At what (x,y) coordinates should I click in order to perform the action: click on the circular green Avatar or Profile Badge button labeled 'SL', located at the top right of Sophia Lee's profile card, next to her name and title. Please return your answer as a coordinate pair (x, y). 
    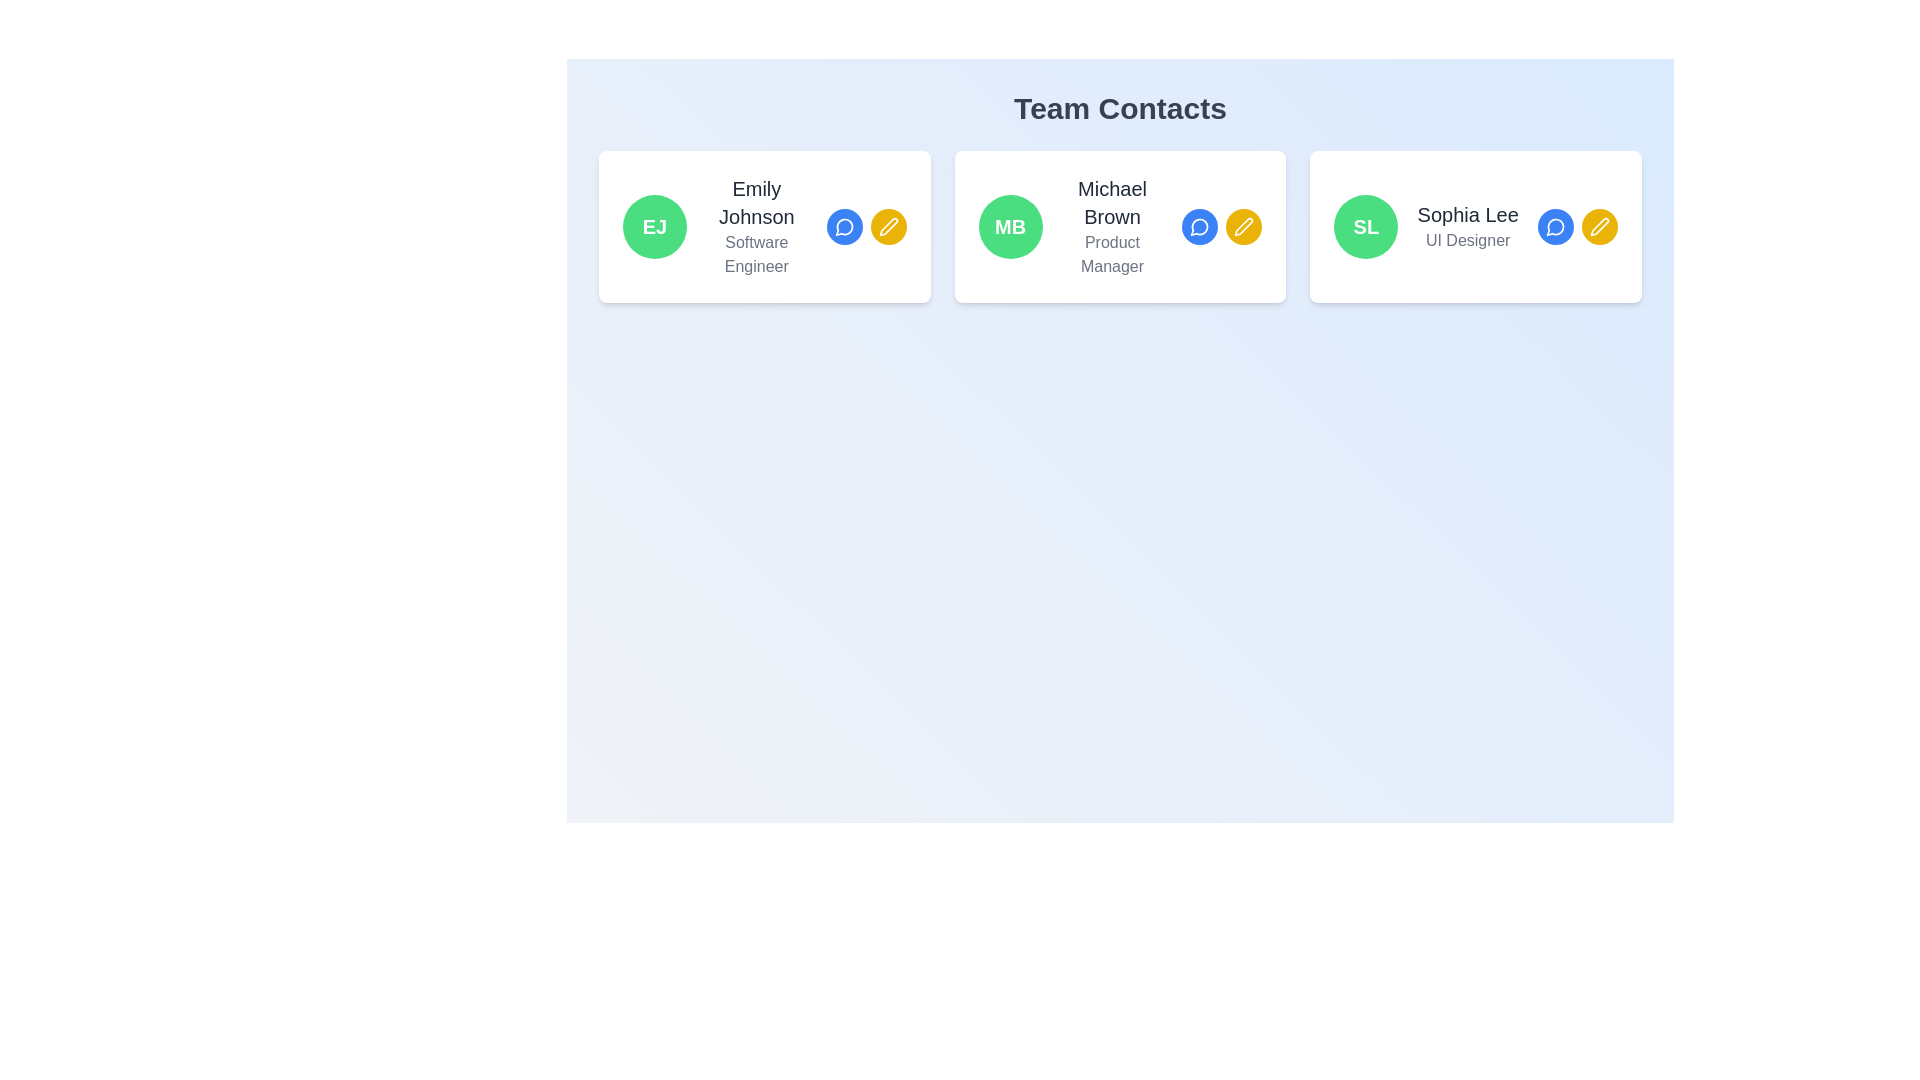
    Looking at the image, I should click on (1365, 226).